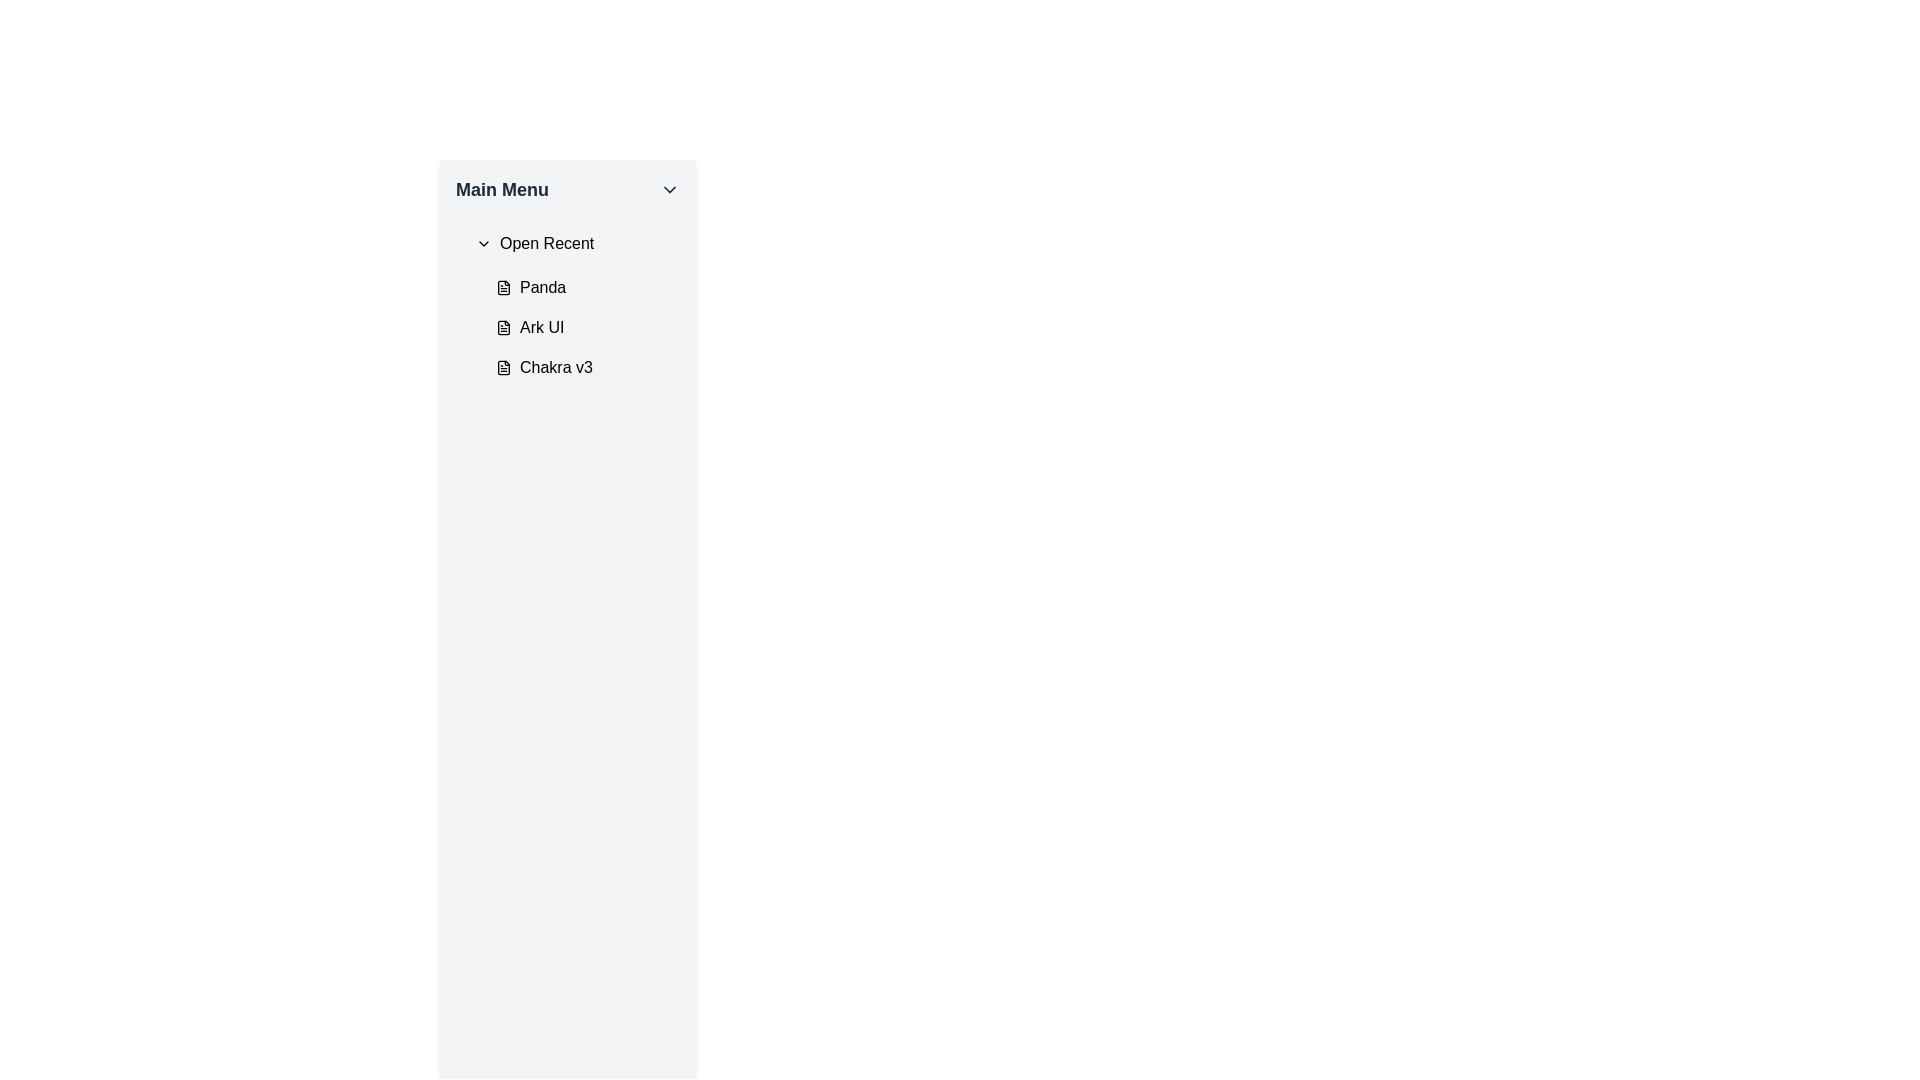  Describe the element at coordinates (590, 326) in the screenshot. I see `the 'Ark UI' navigational menu item, which is the second item in the vertical list within the 'Main Menu' section` at that location.